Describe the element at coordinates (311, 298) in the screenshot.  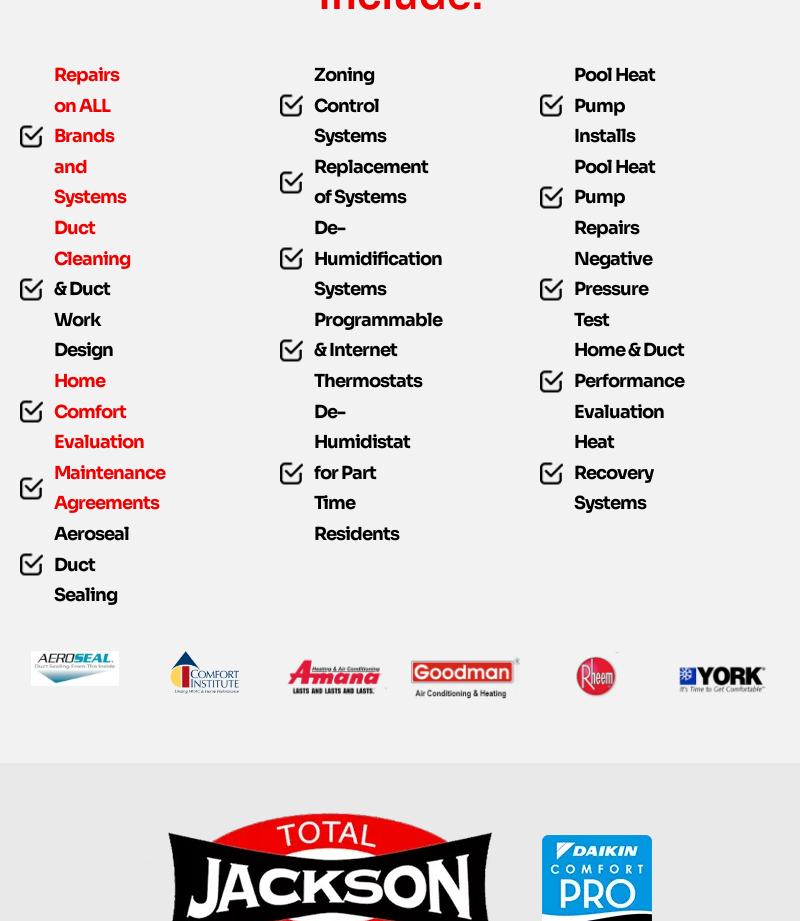
I see `'De-Humidification Systems'` at that location.